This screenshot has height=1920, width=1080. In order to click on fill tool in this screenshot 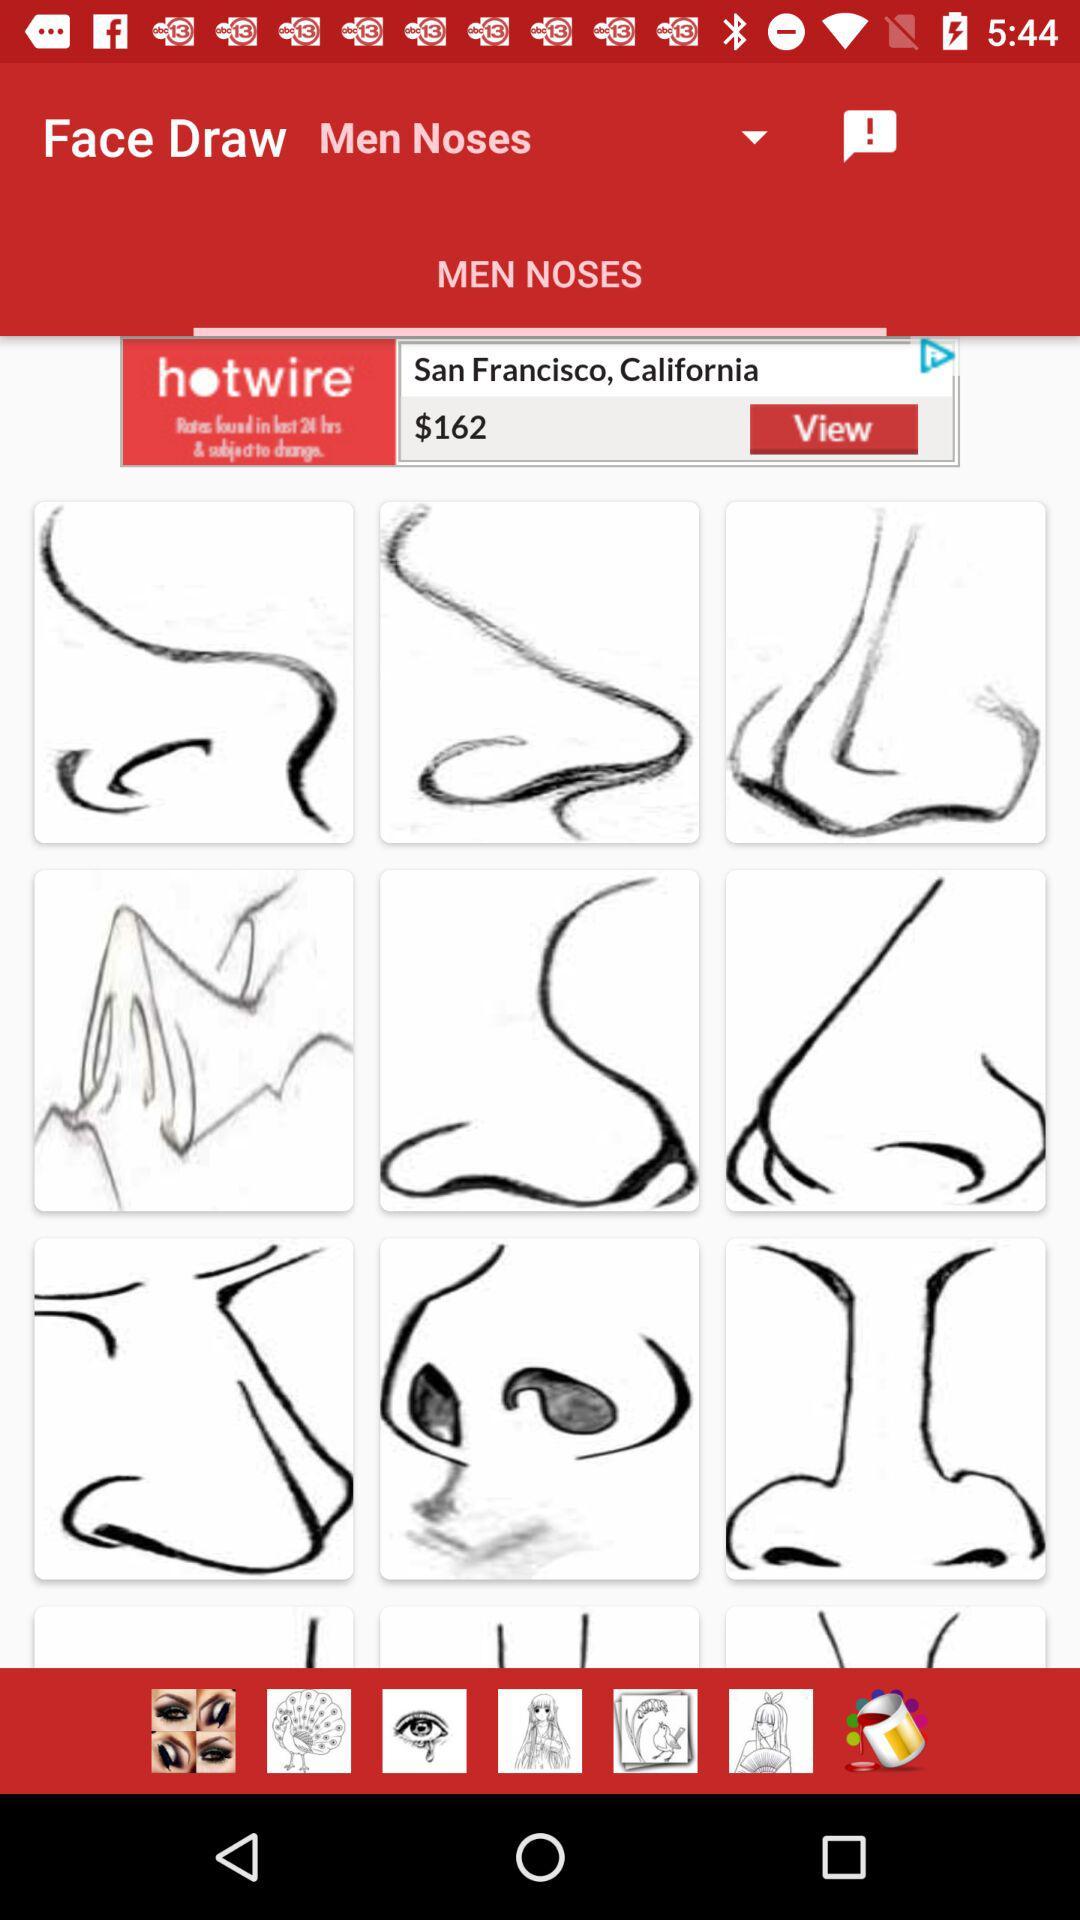, I will do `click(885, 1730)`.